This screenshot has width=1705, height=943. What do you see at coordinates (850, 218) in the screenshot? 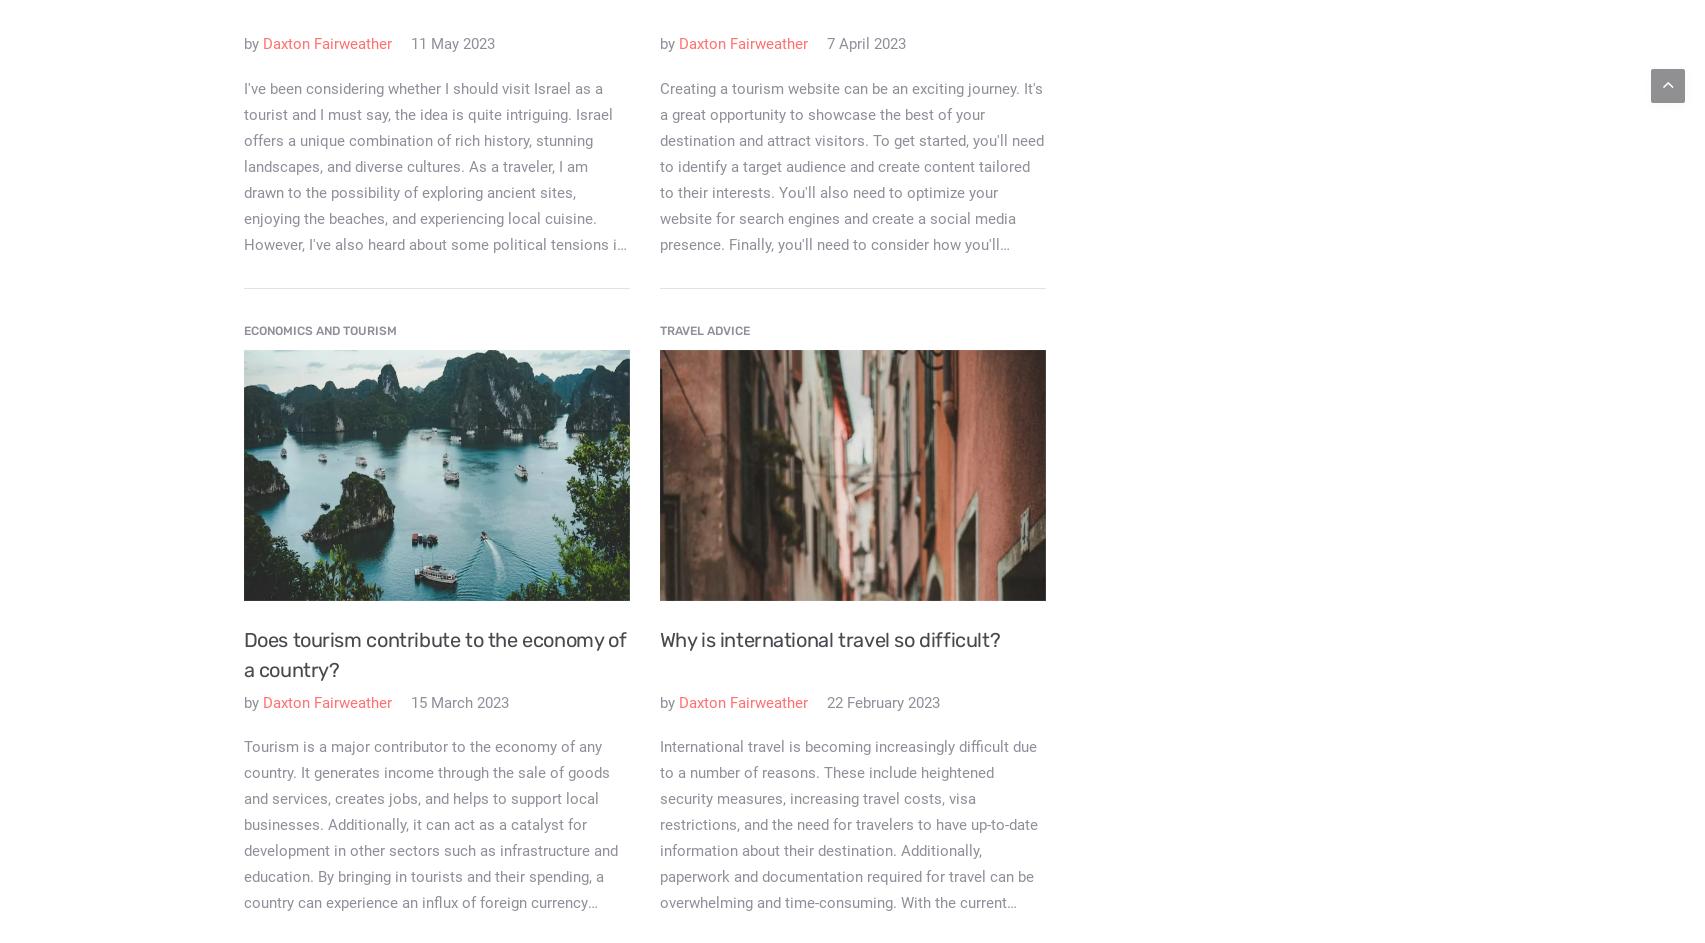
I see `'Creating a tourism website can be an exciting journey. It's a great opportunity to showcase the best of your destination and attract visitors. To get started, you'll need to identify a target audience and create content tailored to their interests. You'll also need to optimize your website for search engines and create a social media presence. Finally, you'll need to consider how you'll monetize the website and ensure it's secure and user-friendly. With the right strategy and execution, you can create a successful tourism website that attracts visitors and keeps them engaged.'` at bounding box center [850, 218].